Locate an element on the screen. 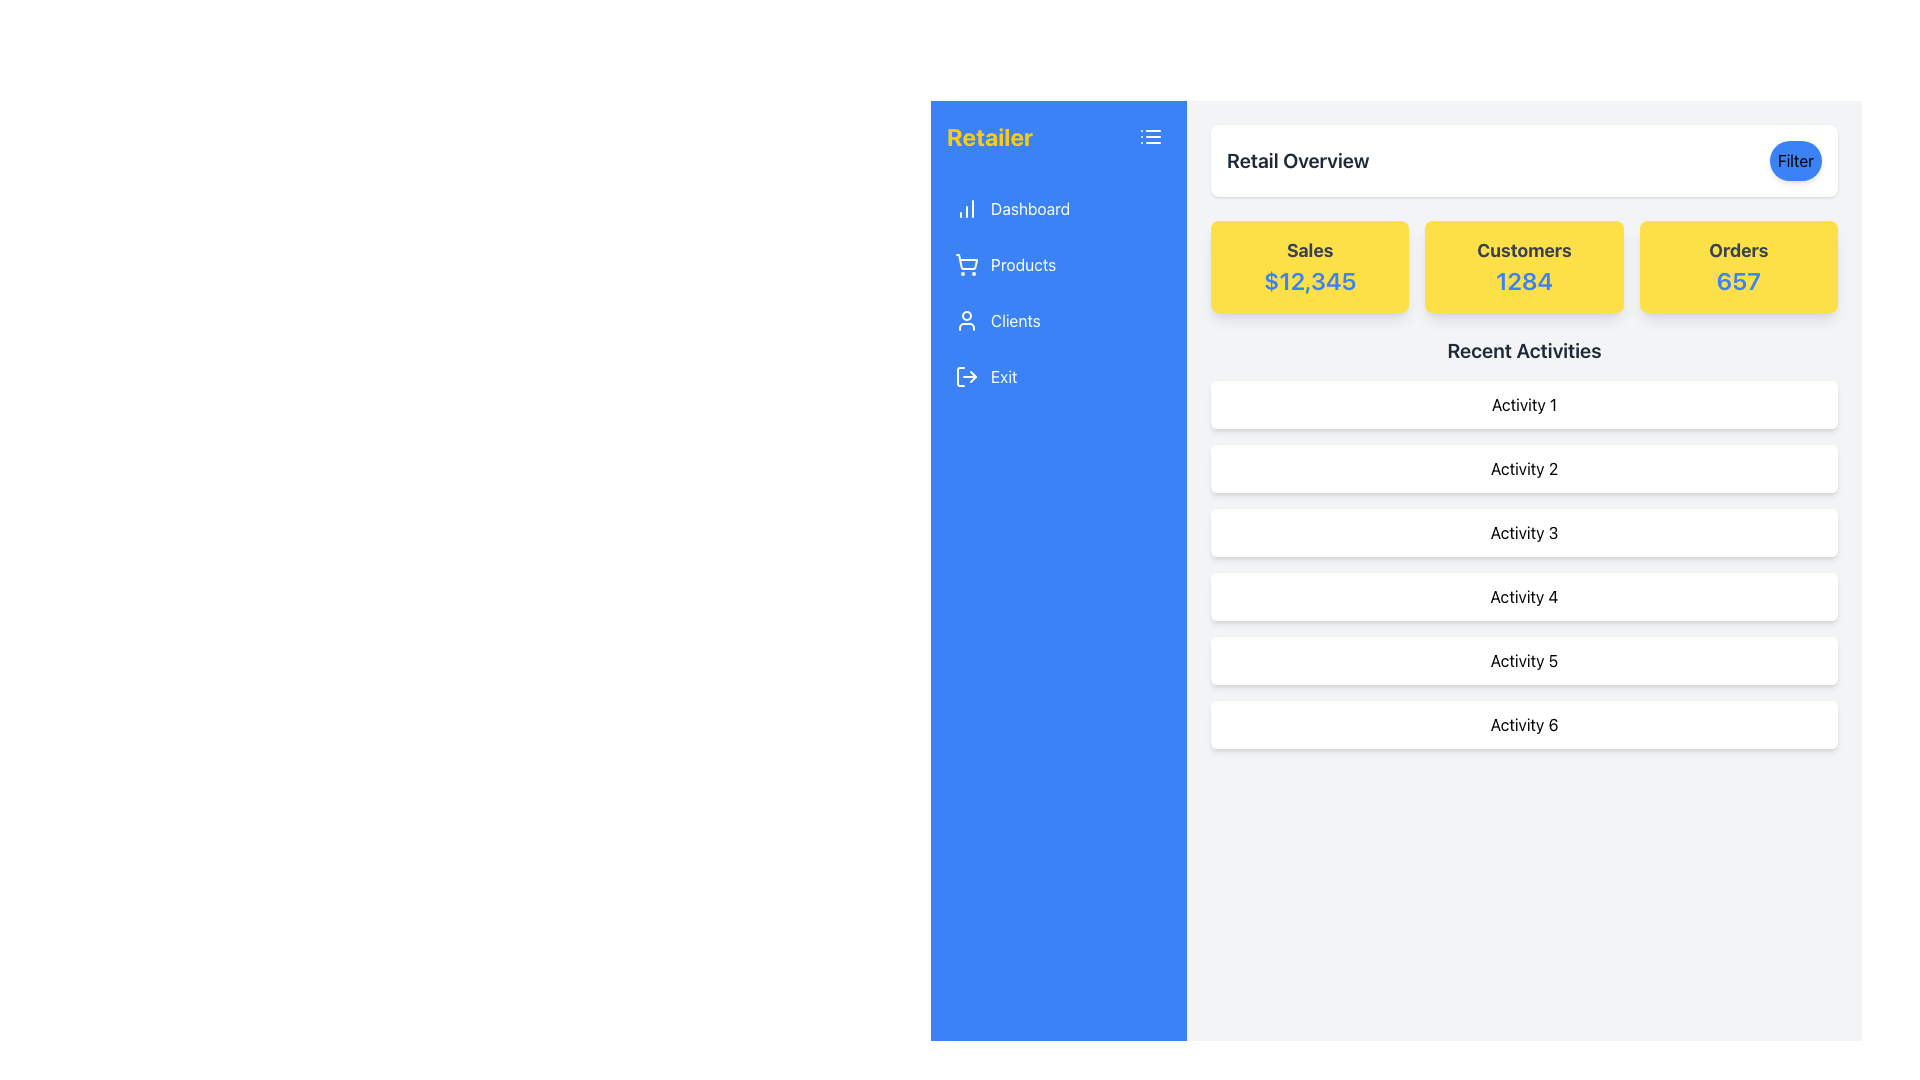 The image size is (1920, 1080). the 'Products' icon located in the vertical menu bar is located at coordinates (966, 264).